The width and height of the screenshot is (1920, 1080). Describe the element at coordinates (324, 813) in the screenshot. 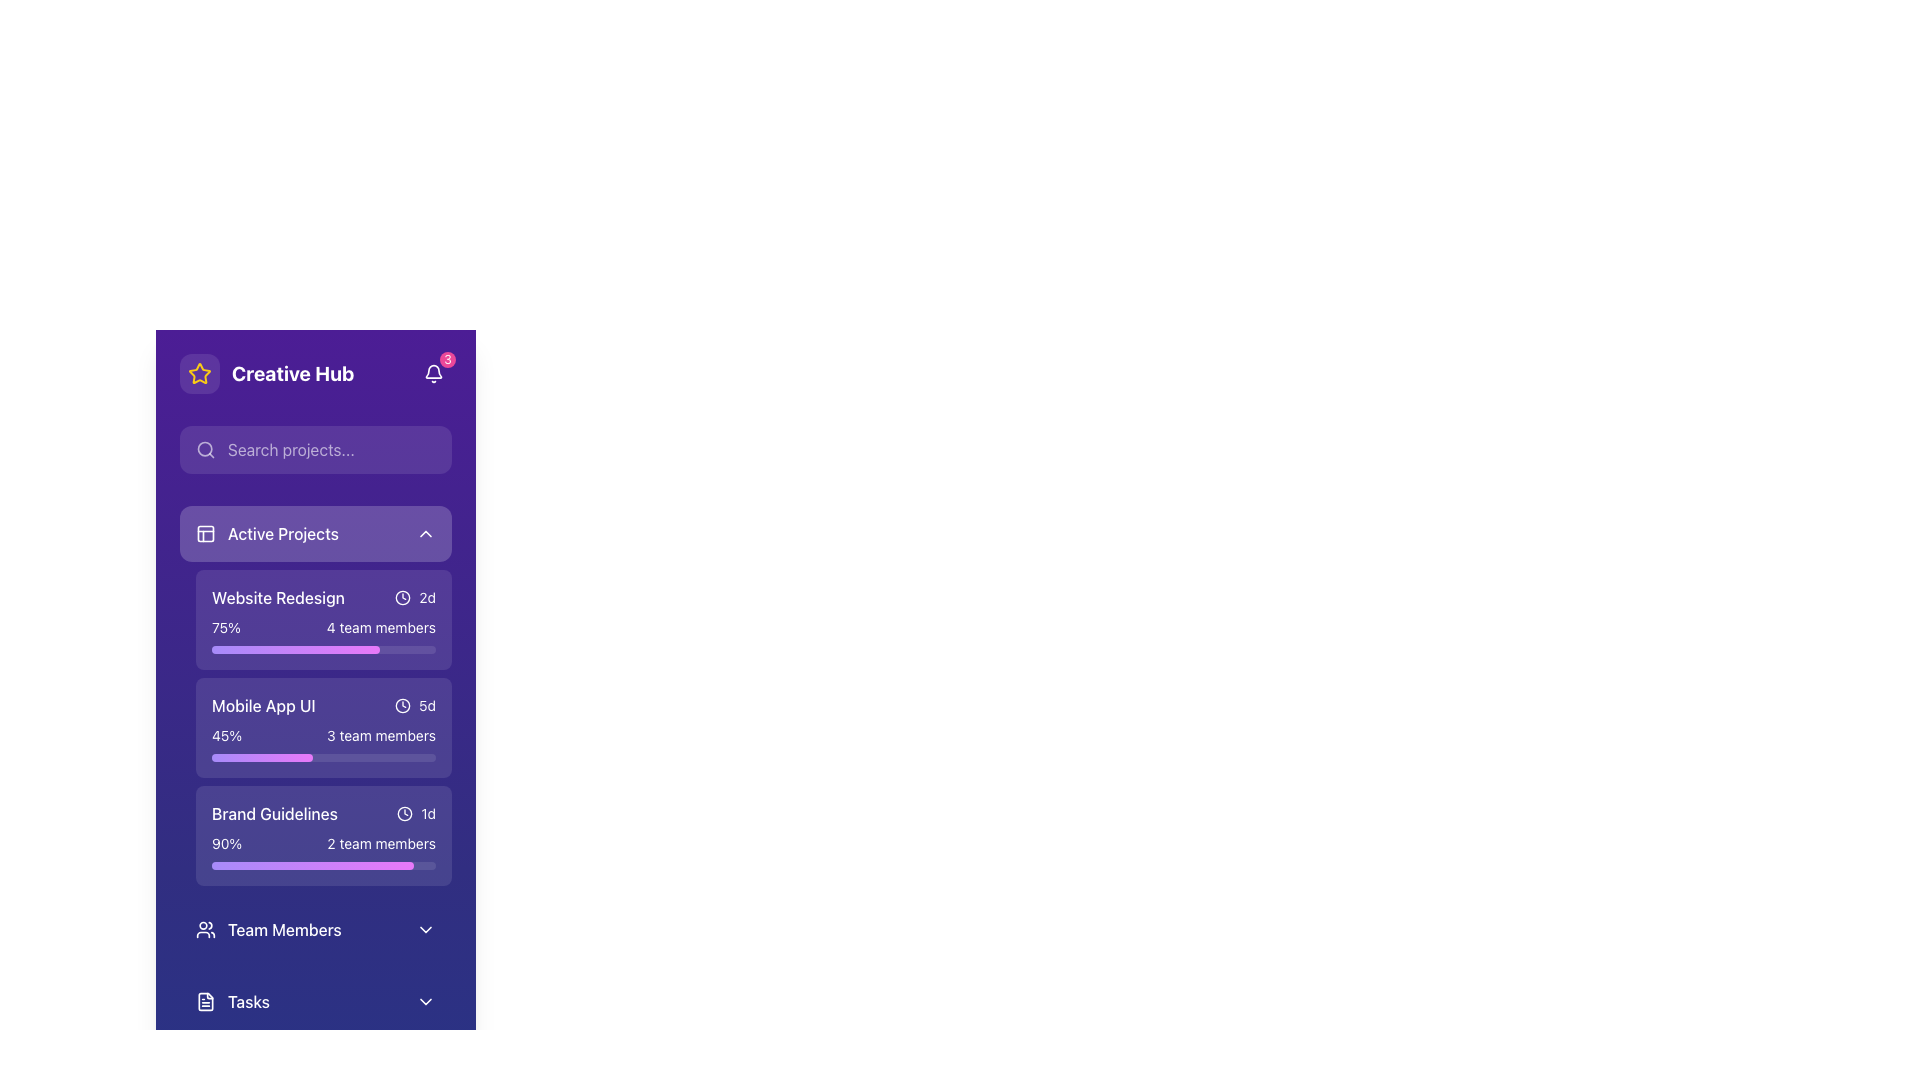

I see `the card associated with the 'Brand Guidelines' project, which contains the text label 'Brand Guidelines' in bold and '1d' in a smaller font with a clock icon, located in the lower section of the card within the Active Projects list` at that location.